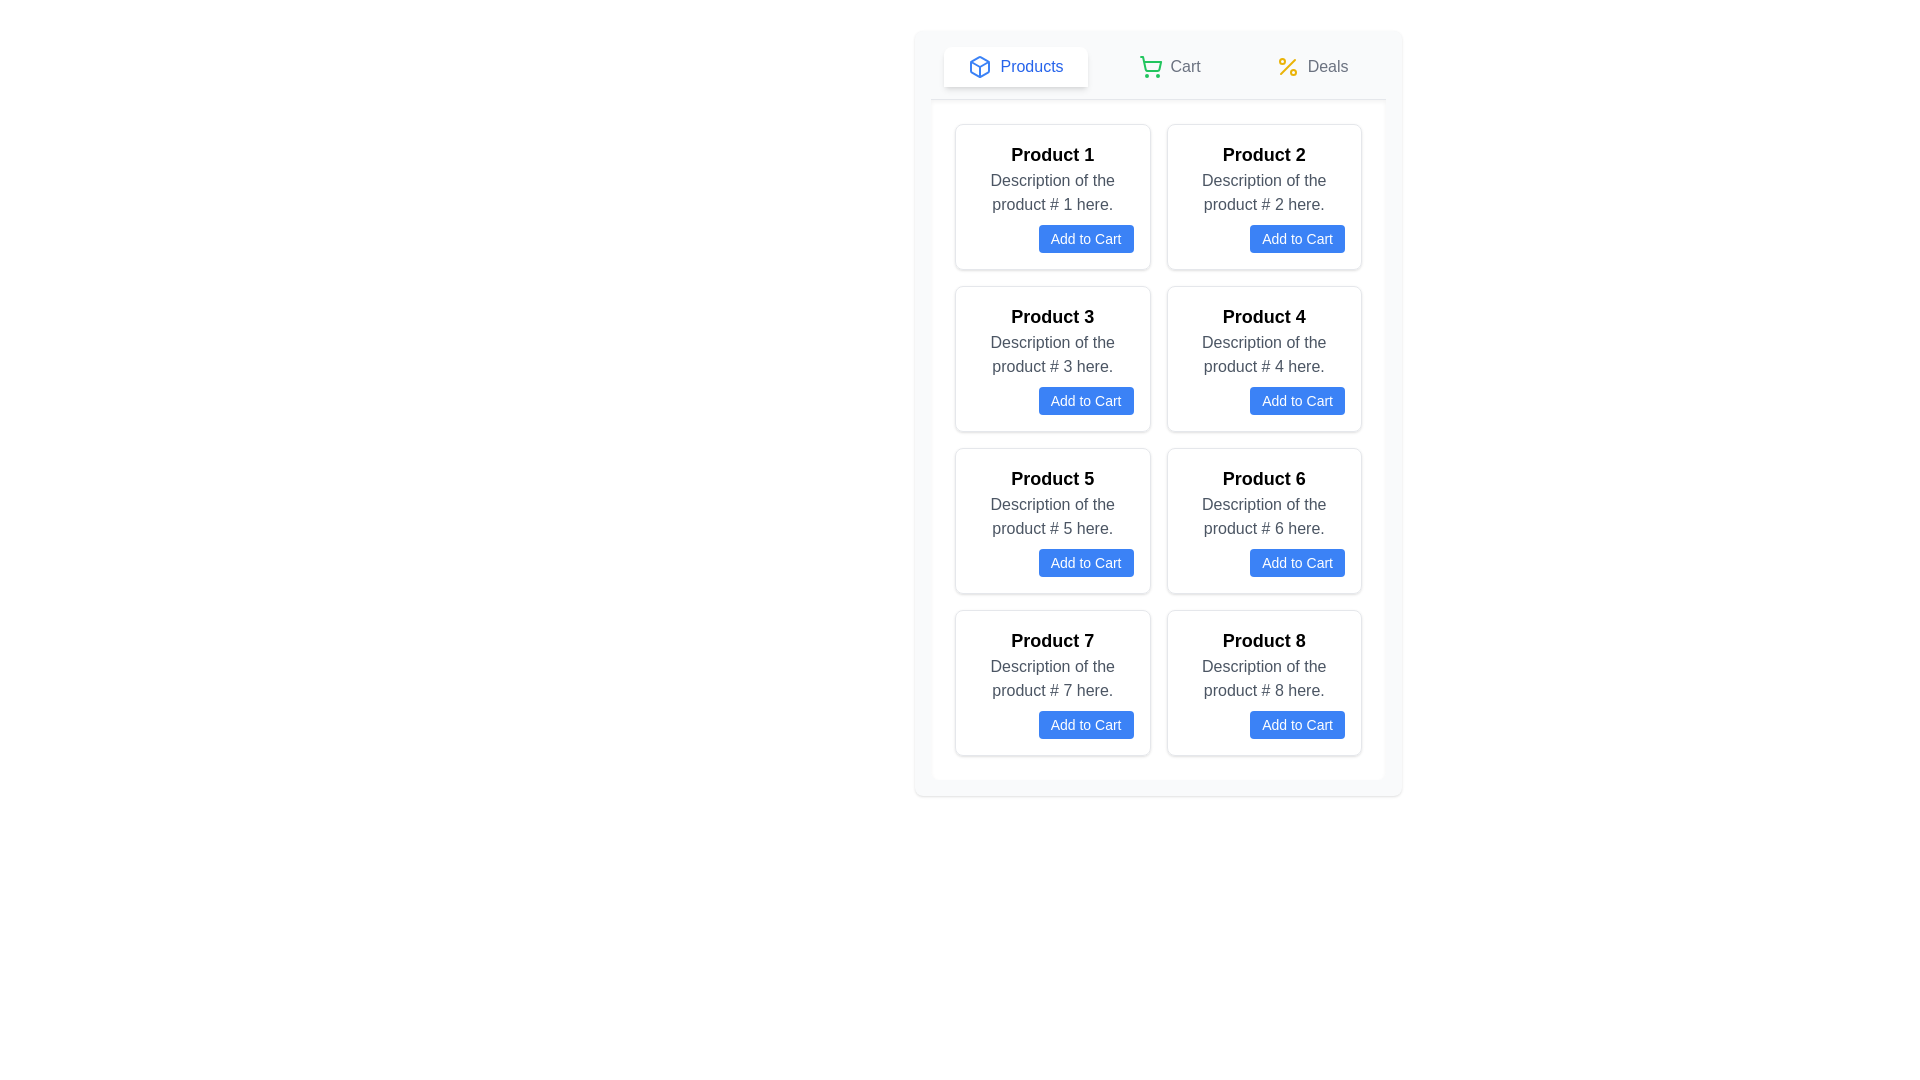 Image resolution: width=1920 pixels, height=1080 pixels. I want to click on the button located in the bottom-right area of the 'Product 5' card, so click(1051, 563).